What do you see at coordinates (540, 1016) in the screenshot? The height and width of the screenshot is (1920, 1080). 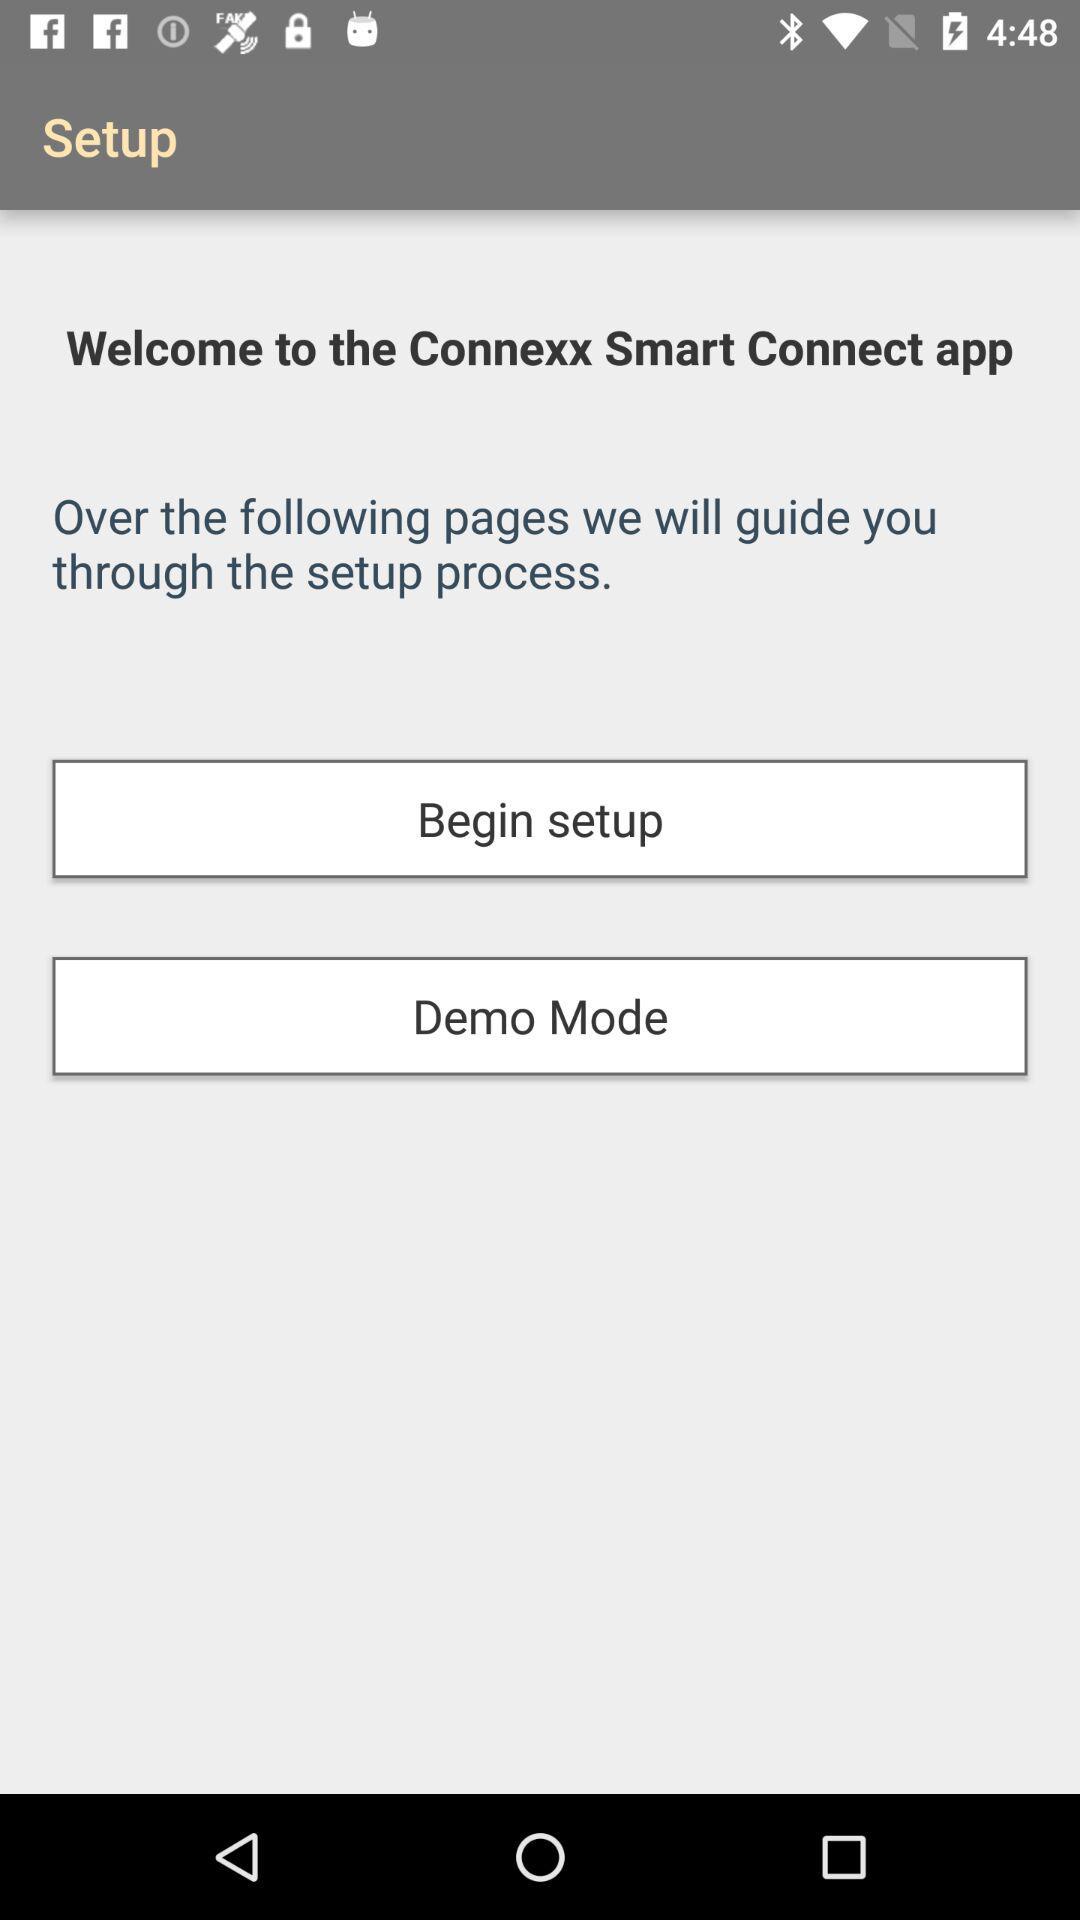 I see `the demo mode` at bounding box center [540, 1016].